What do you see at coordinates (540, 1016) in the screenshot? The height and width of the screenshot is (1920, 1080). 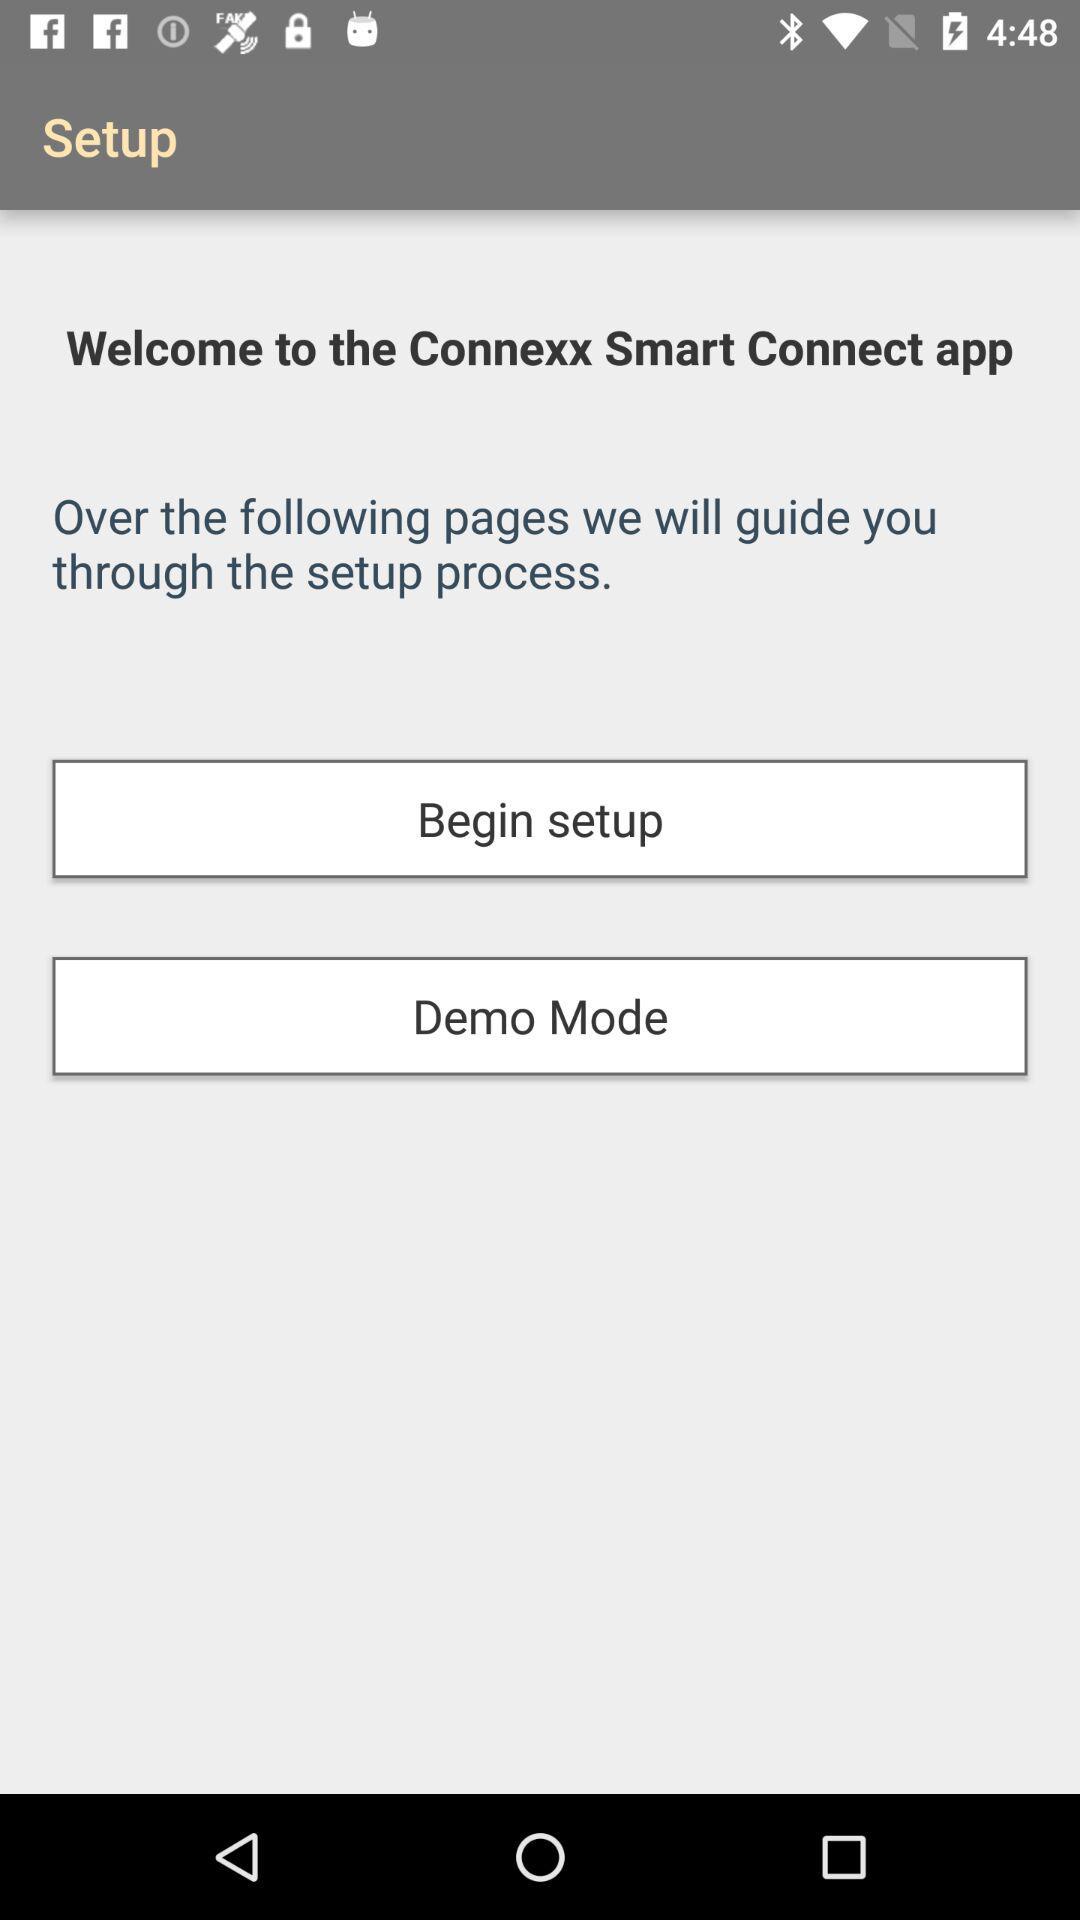 I see `the demo mode` at bounding box center [540, 1016].